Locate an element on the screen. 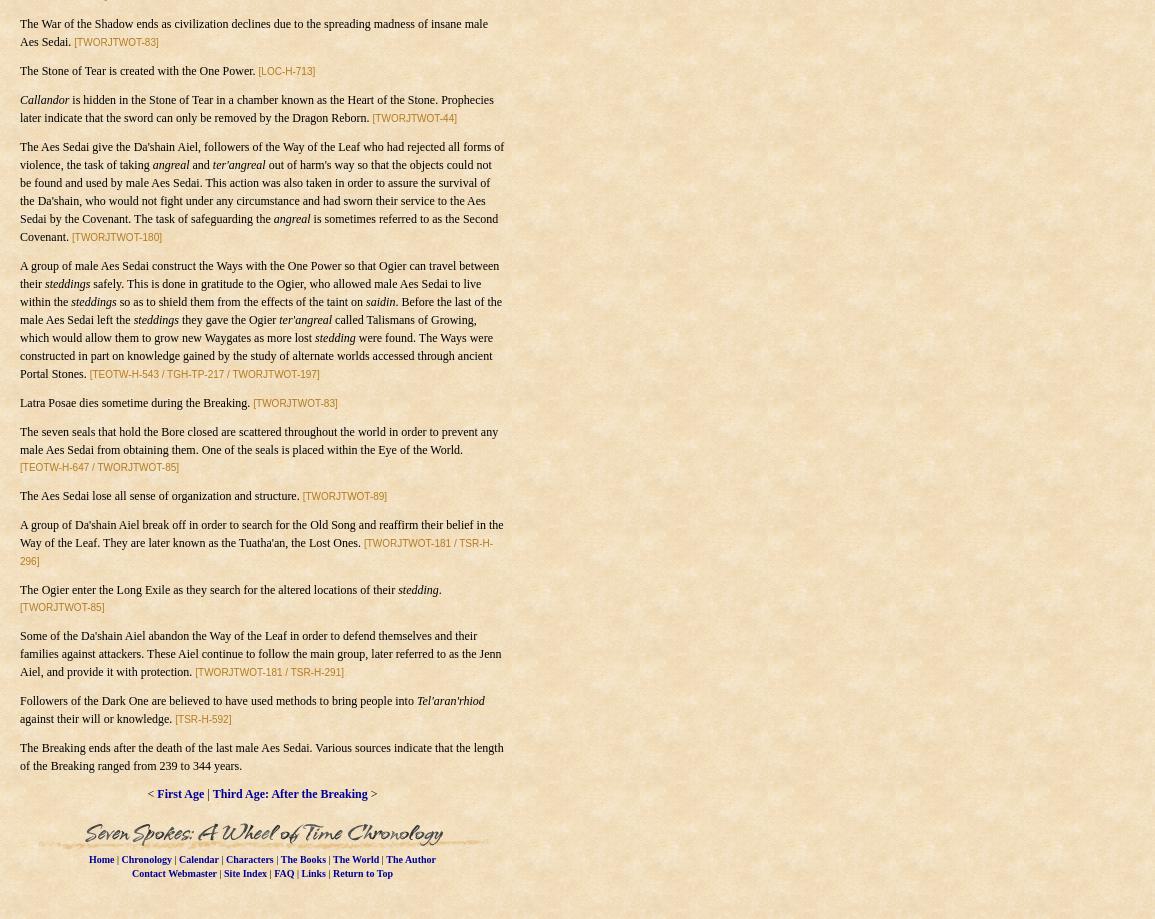  'The Breaking ends after the death of the last male Aes Sedai. Various sources indicate that the length of the Breaking ranged from 239 to 344 years.' is located at coordinates (18, 756).